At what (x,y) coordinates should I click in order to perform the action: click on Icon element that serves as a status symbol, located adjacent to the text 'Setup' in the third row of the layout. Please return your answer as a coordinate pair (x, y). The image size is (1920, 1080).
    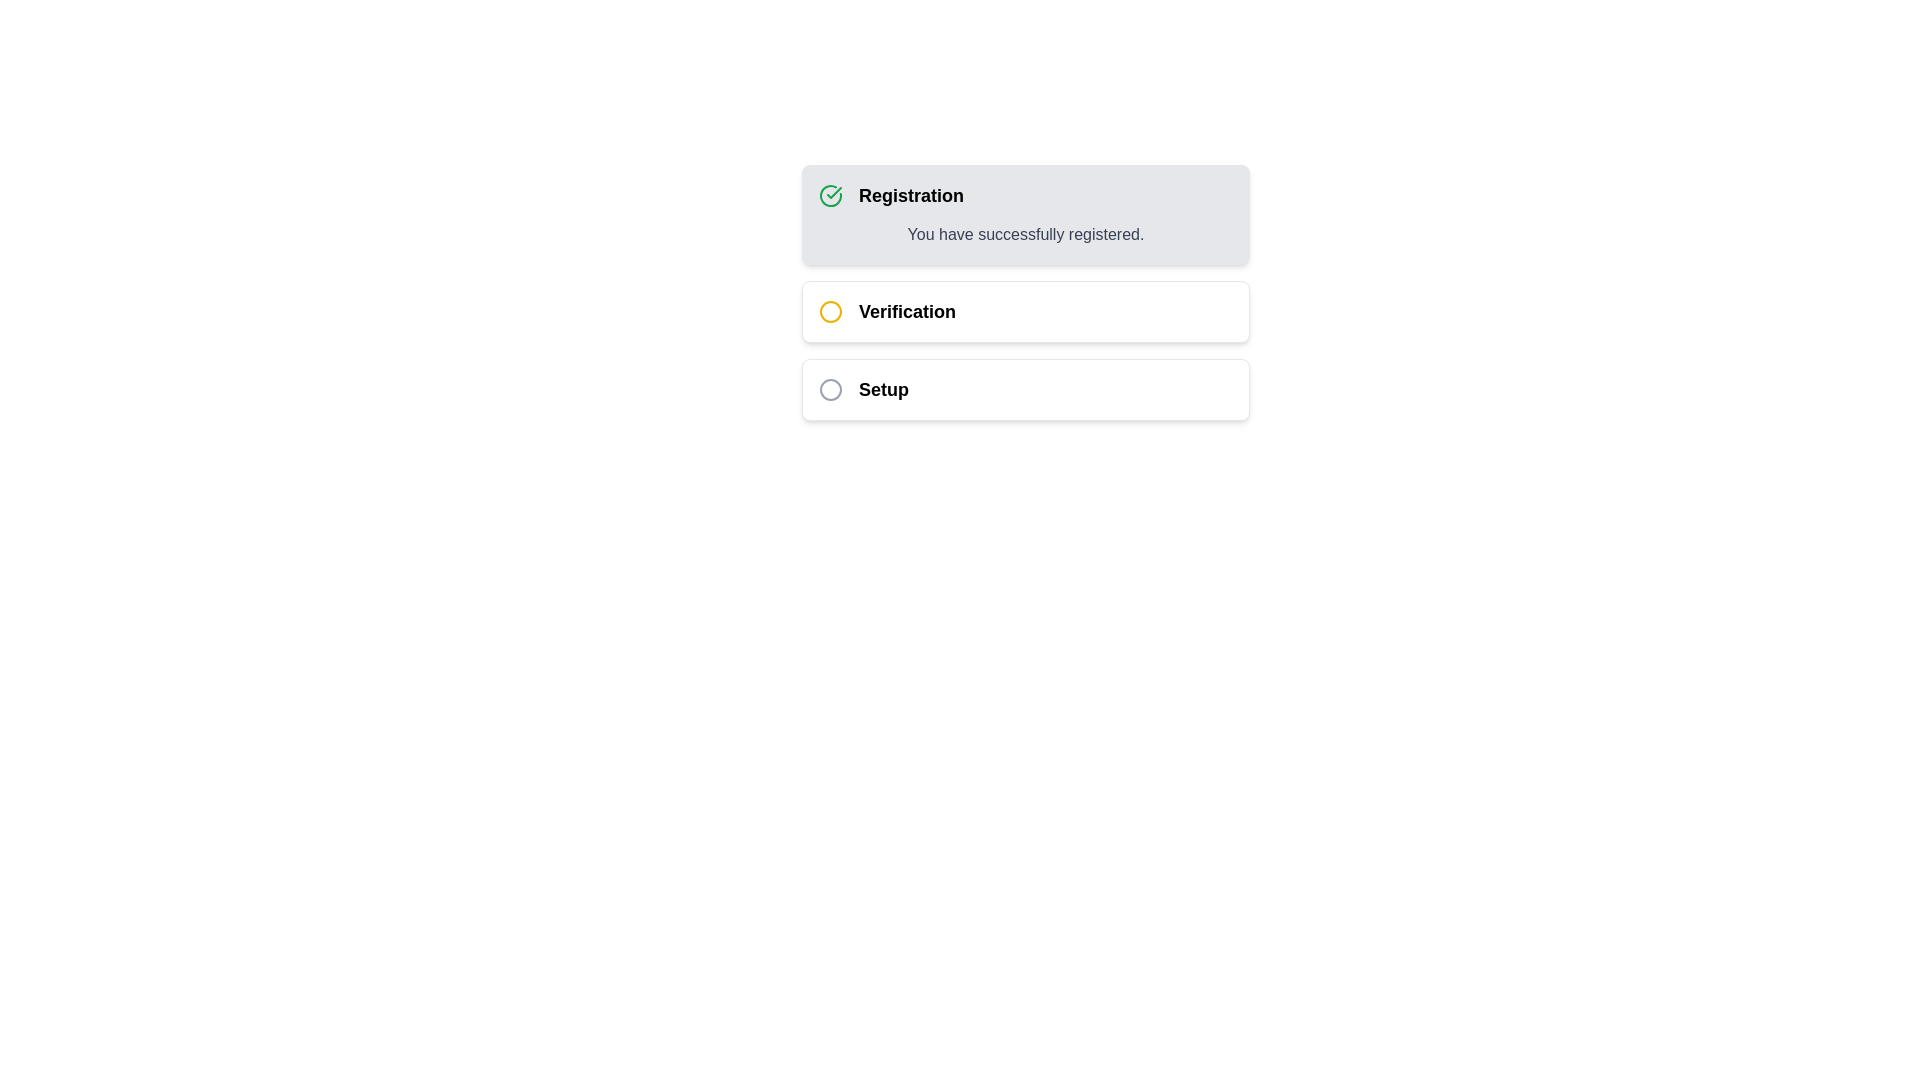
    Looking at the image, I should click on (830, 389).